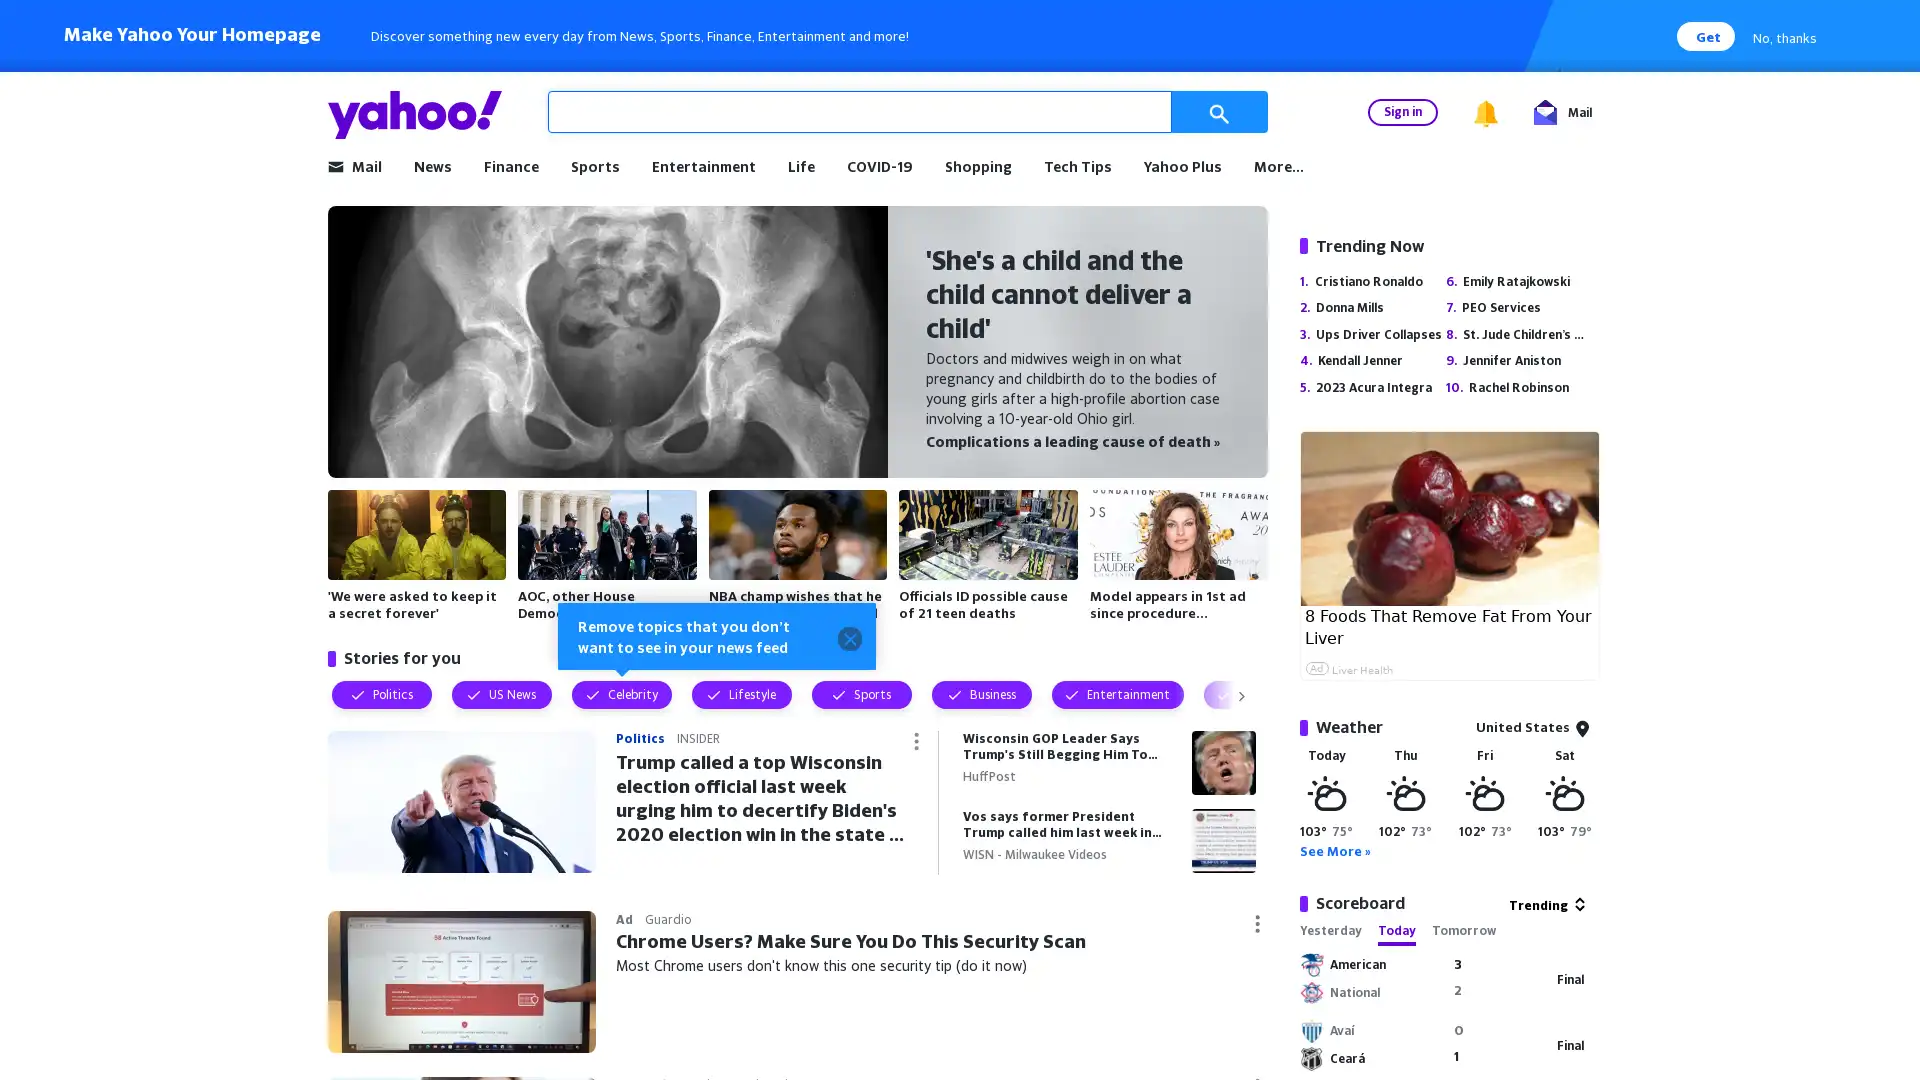 This screenshot has height=1080, width=1920. What do you see at coordinates (1220, 693) in the screenshot?
I see `Visually show next topic filters` at bounding box center [1220, 693].